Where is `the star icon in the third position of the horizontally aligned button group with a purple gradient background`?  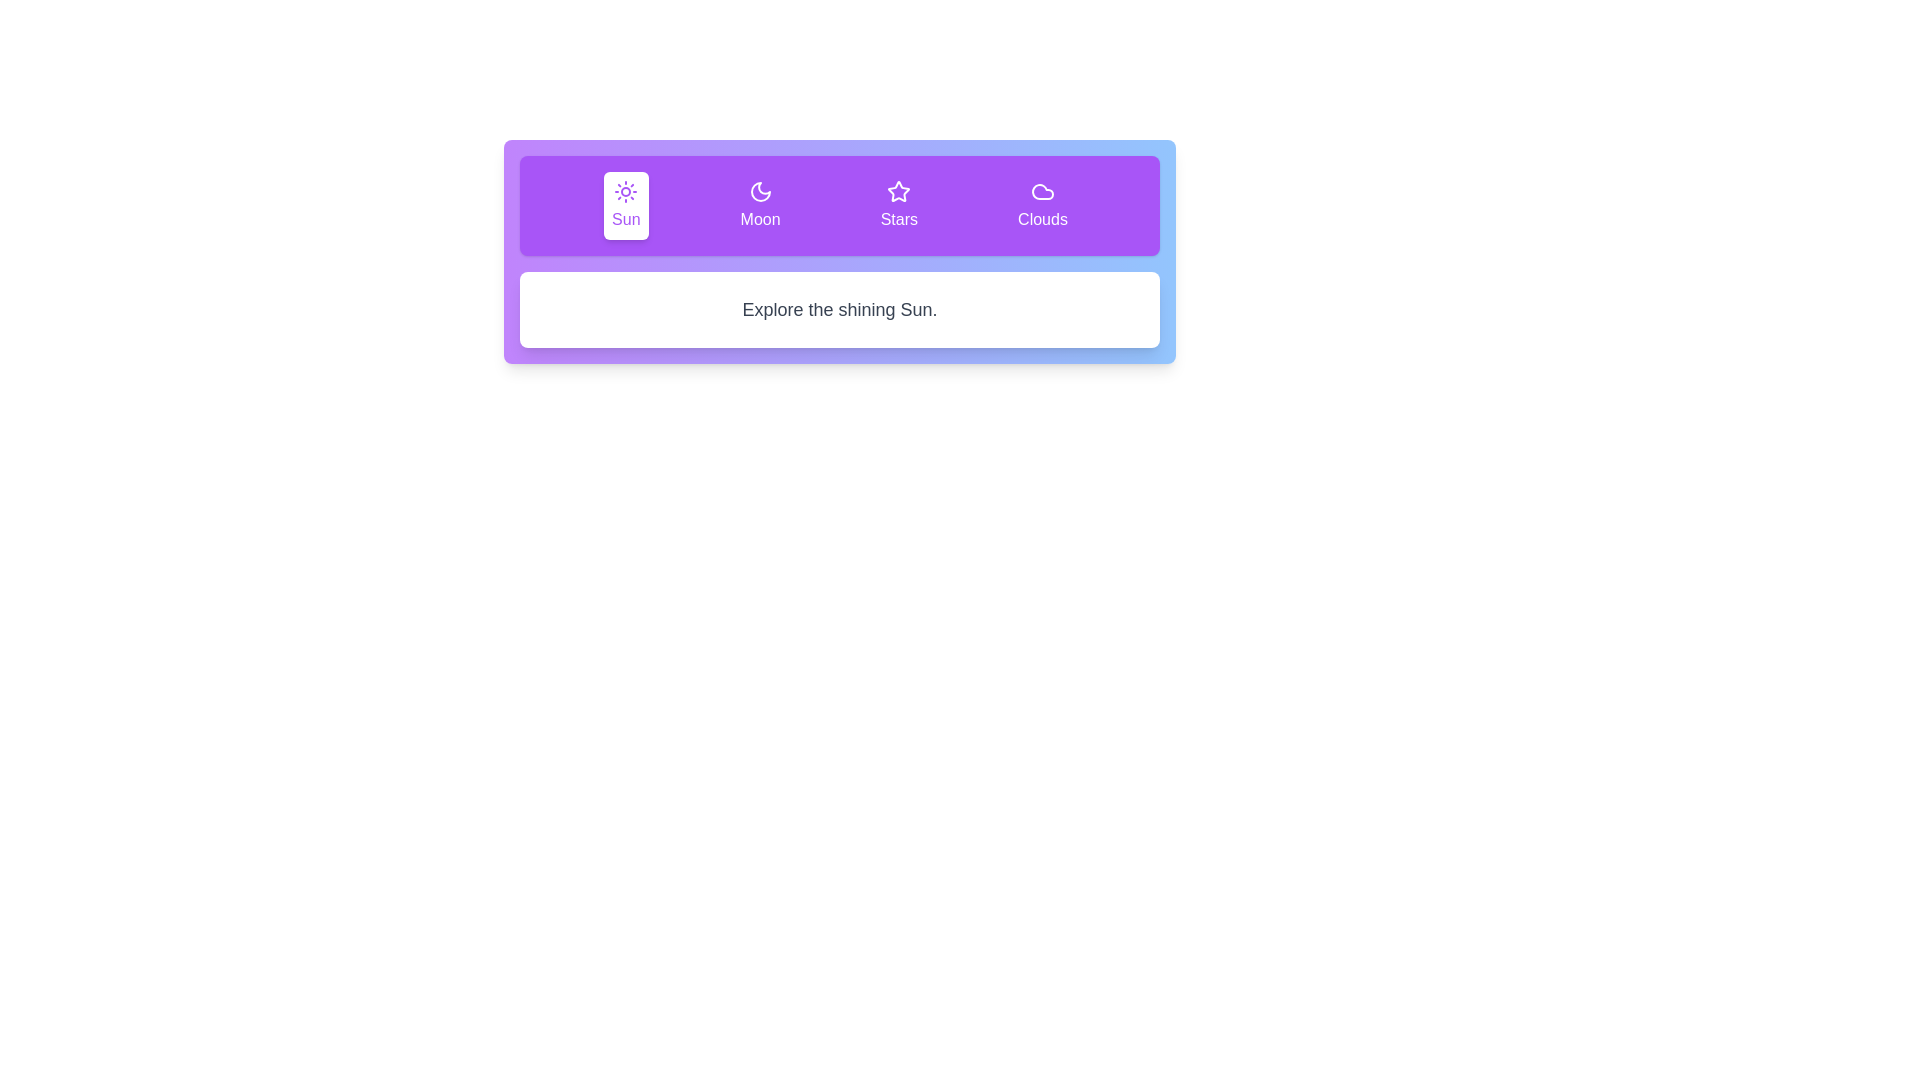
the star icon in the third position of the horizontally aligned button group with a purple gradient background is located at coordinates (840, 250).